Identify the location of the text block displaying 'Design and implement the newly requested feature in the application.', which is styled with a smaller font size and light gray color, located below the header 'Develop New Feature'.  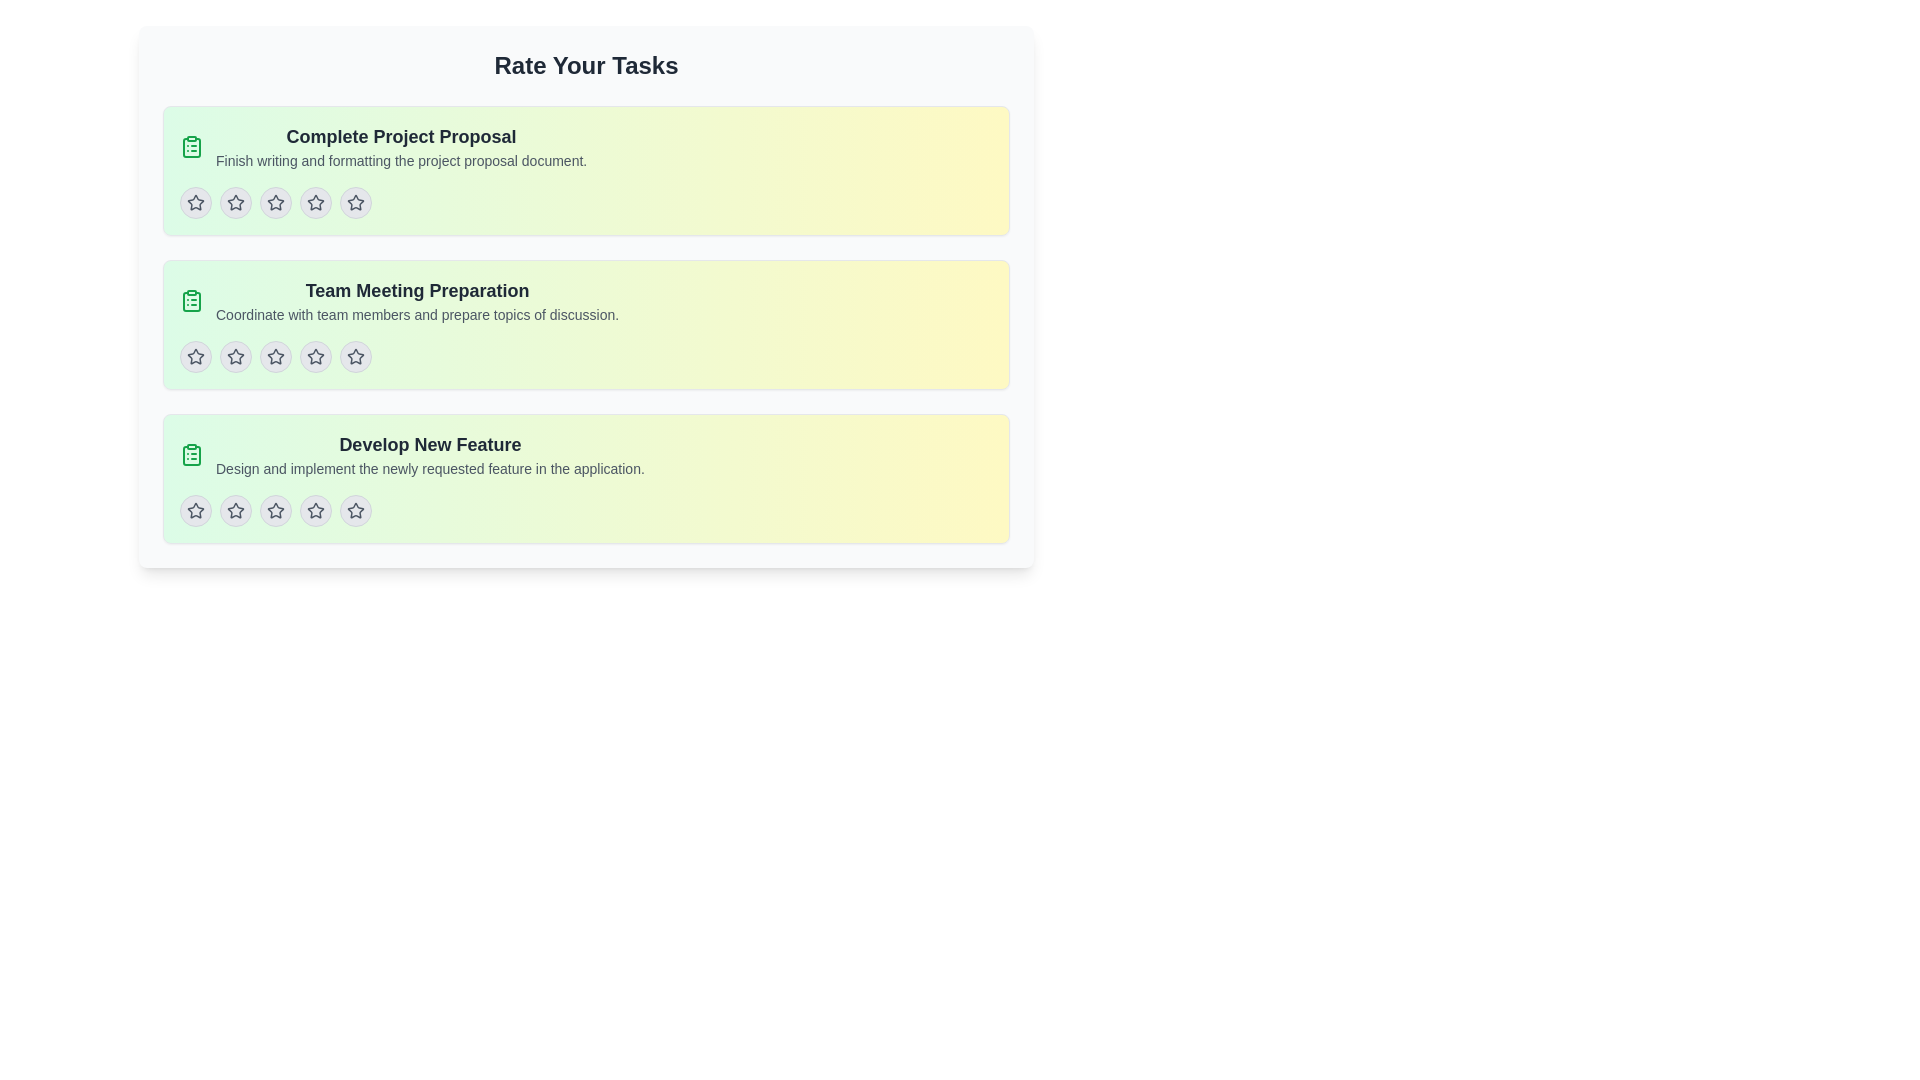
(429, 469).